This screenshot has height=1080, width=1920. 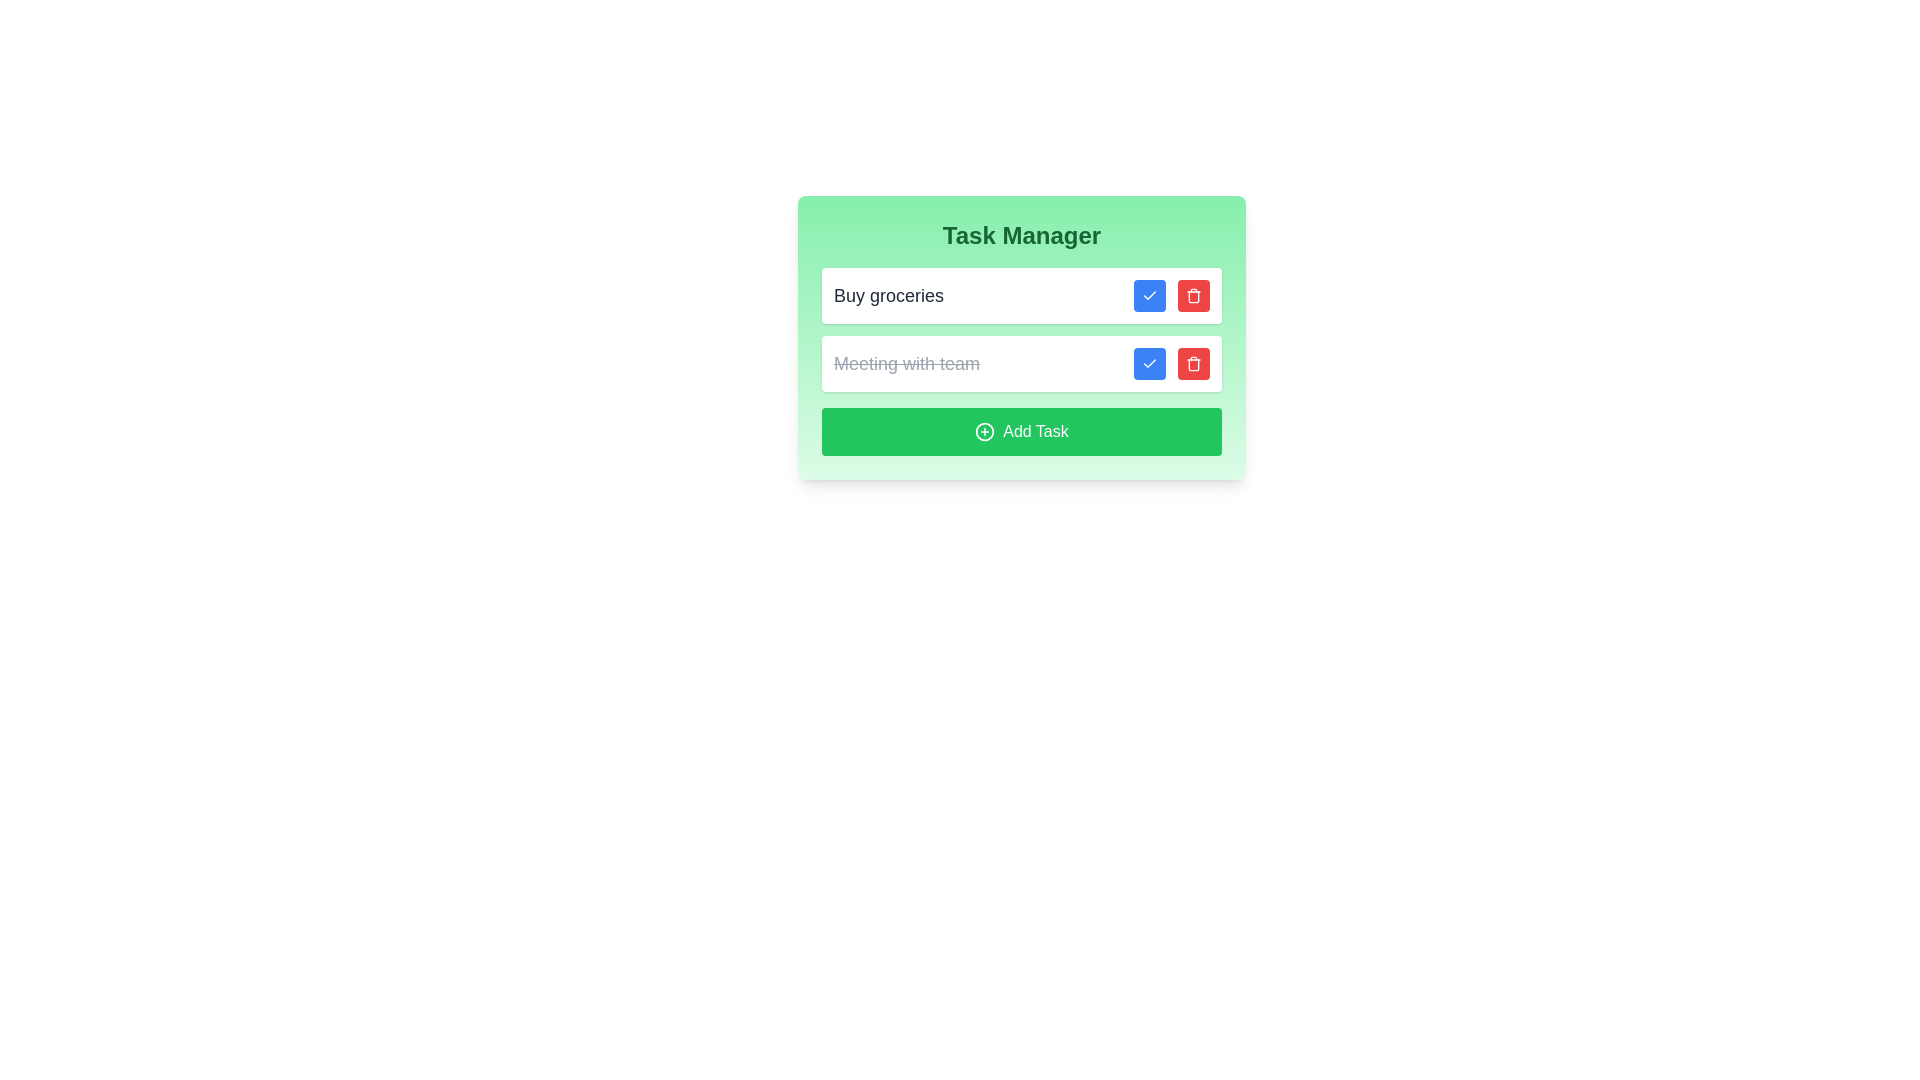 What do you see at coordinates (1022, 329) in the screenshot?
I see `the interactive task item buttons within the task manager panel` at bounding box center [1022, 329].